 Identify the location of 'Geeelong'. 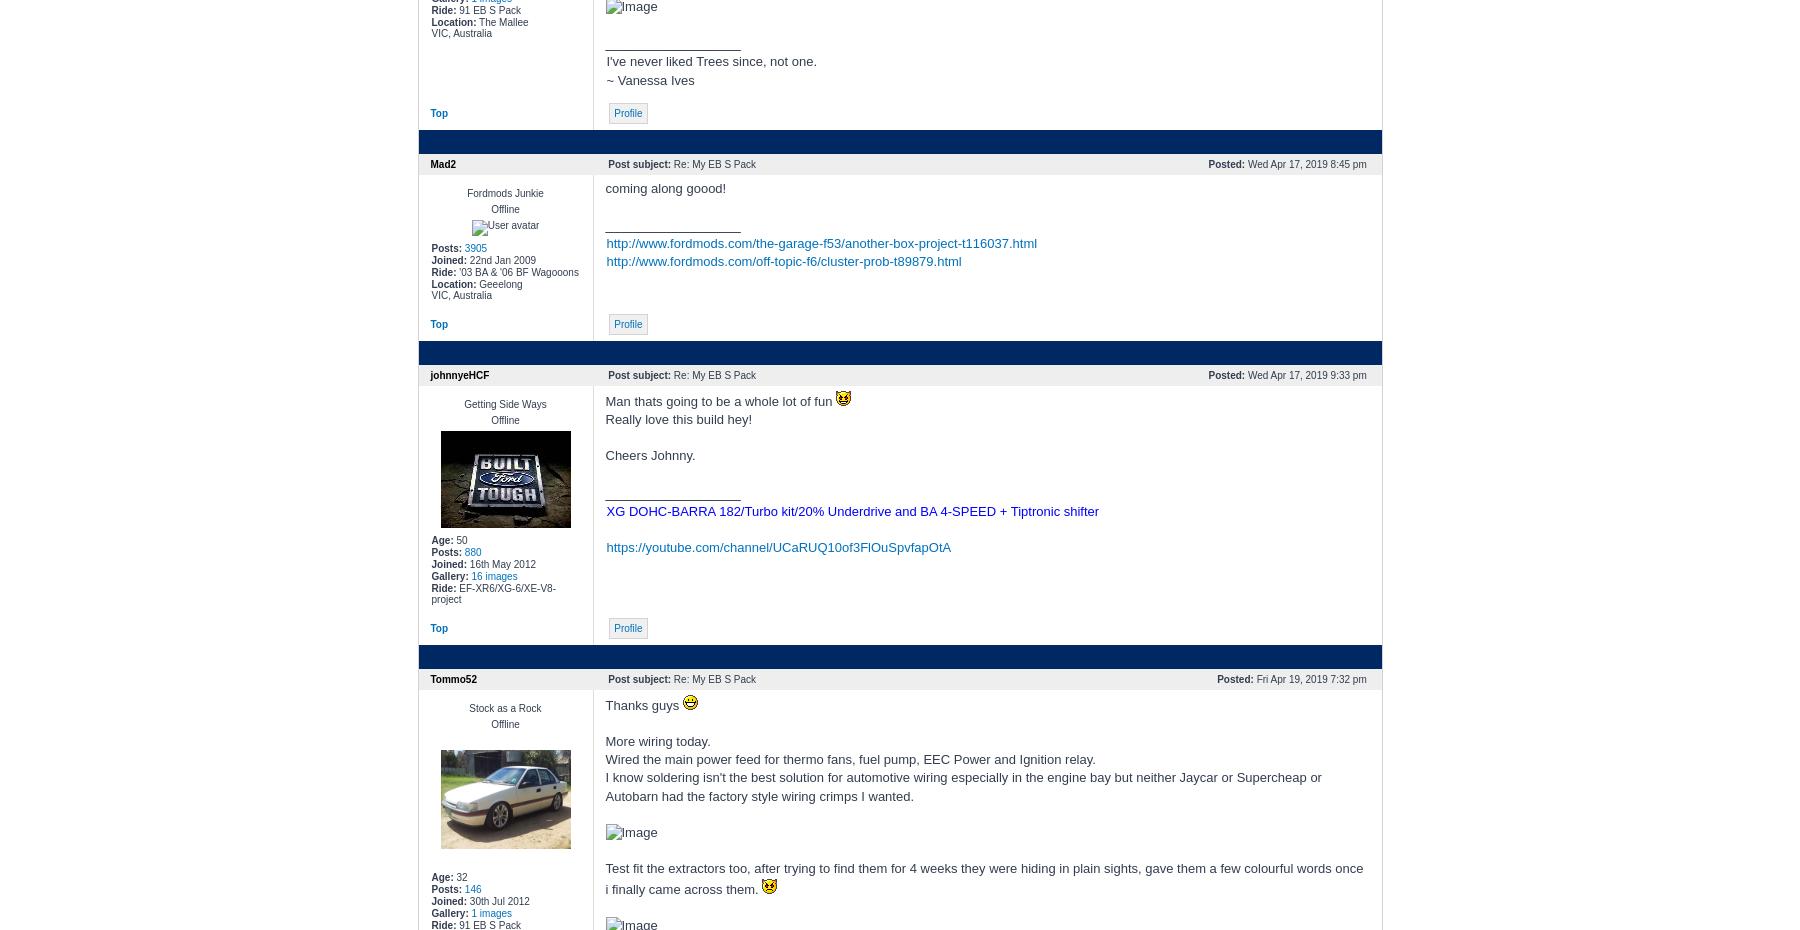
(497, 283).